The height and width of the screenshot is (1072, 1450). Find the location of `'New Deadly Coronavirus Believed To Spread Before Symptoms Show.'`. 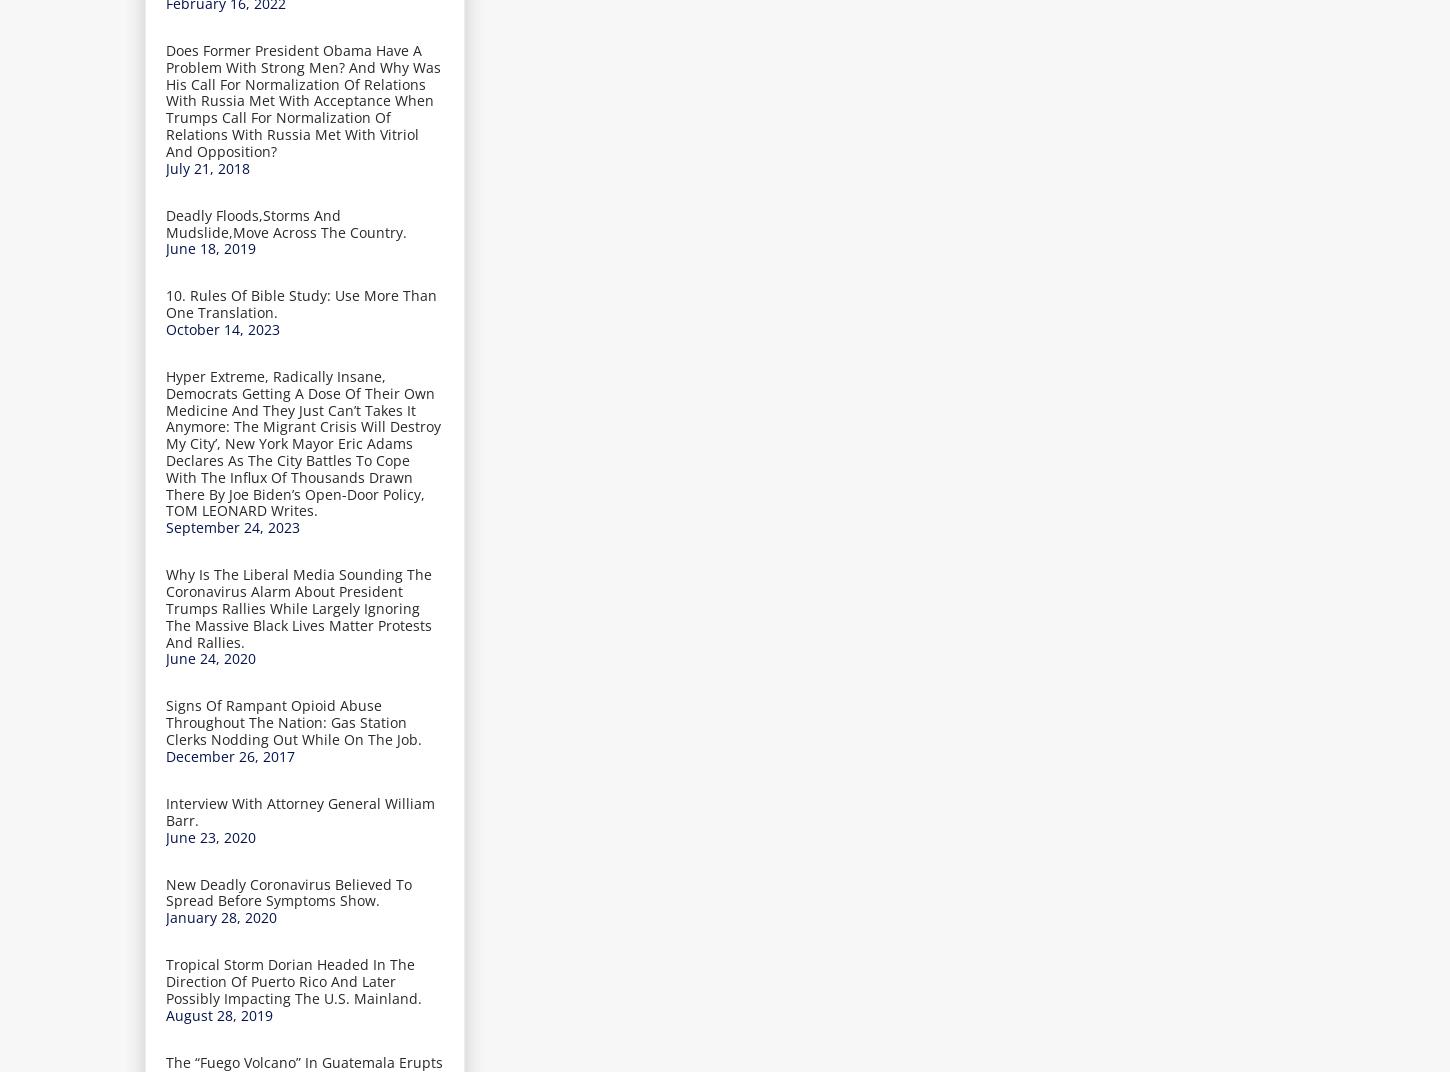

'New Deadly Coronavirus Believed To Spread Before Symptoms Show.' is located at coordinates (288, 892).